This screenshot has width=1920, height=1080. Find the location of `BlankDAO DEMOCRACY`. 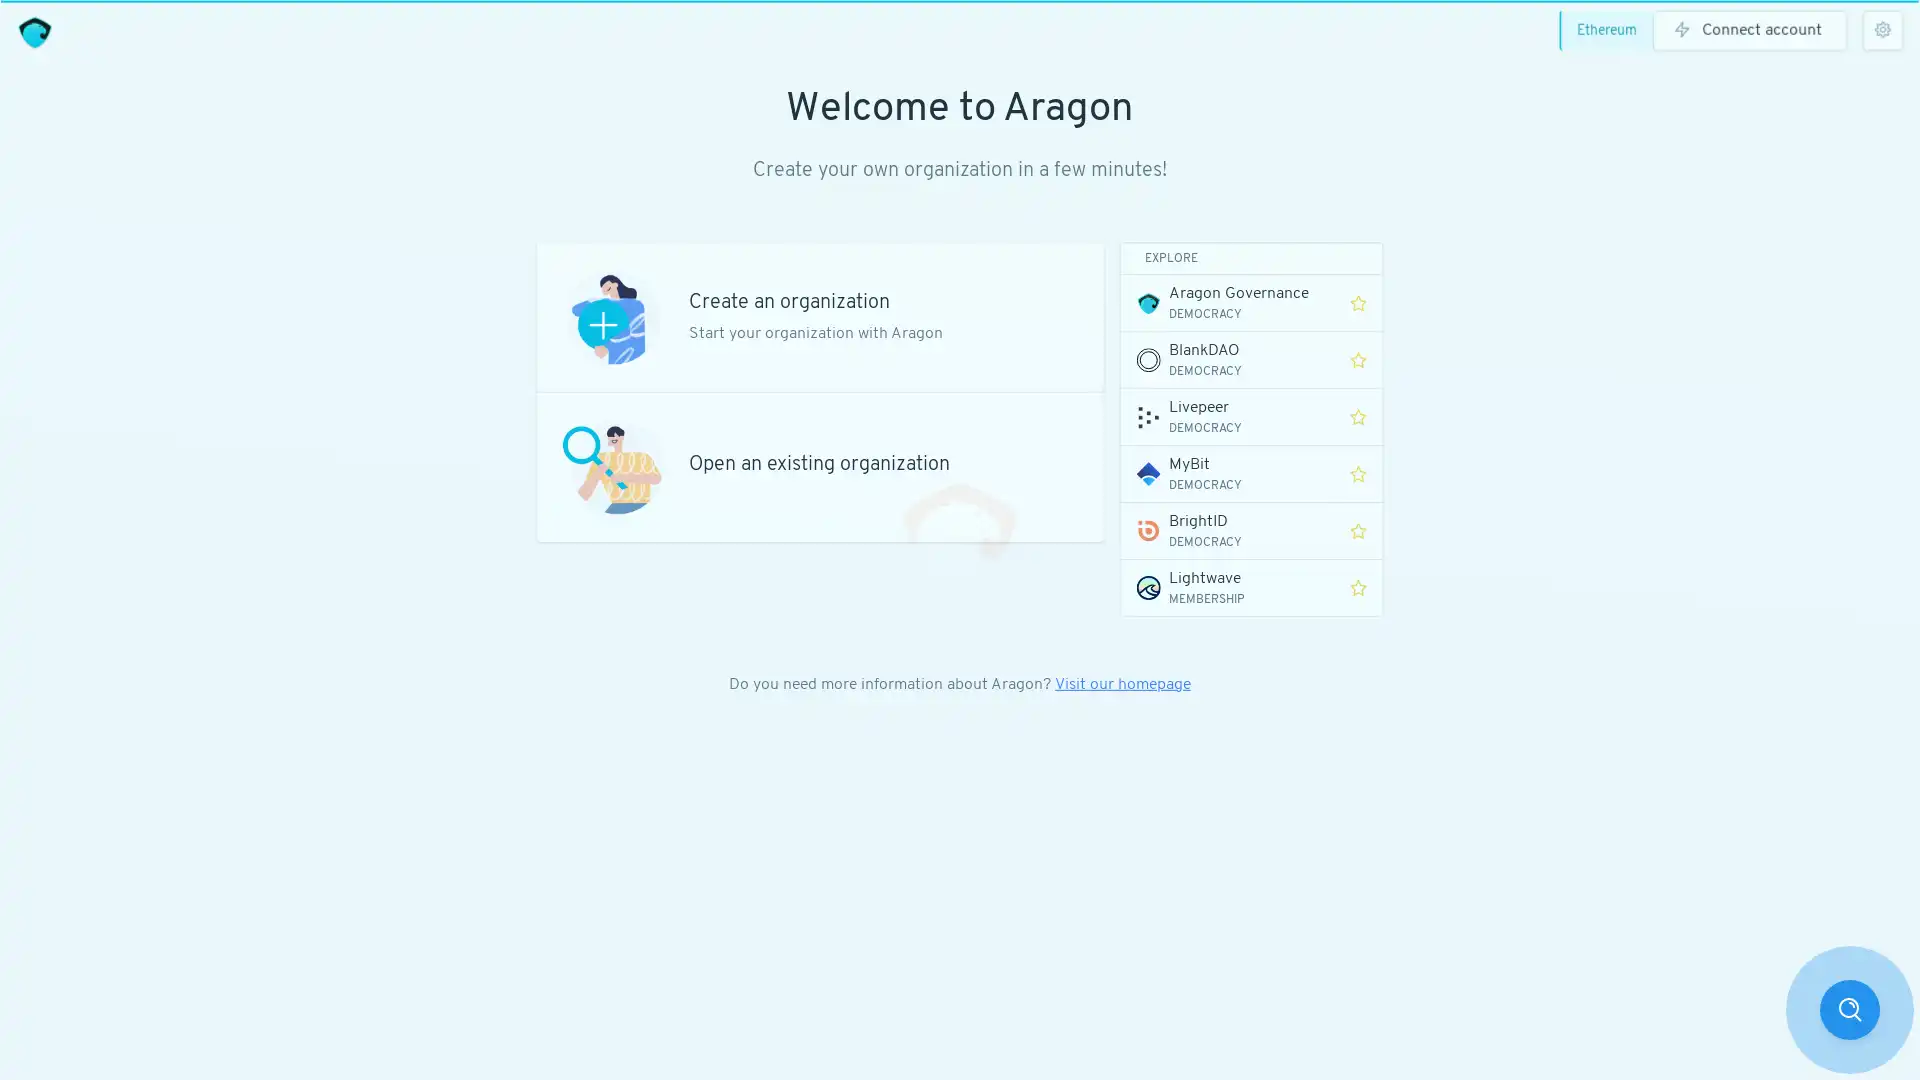

BlankDAO DEMOCRACY is located at coordinates (1227, 358).